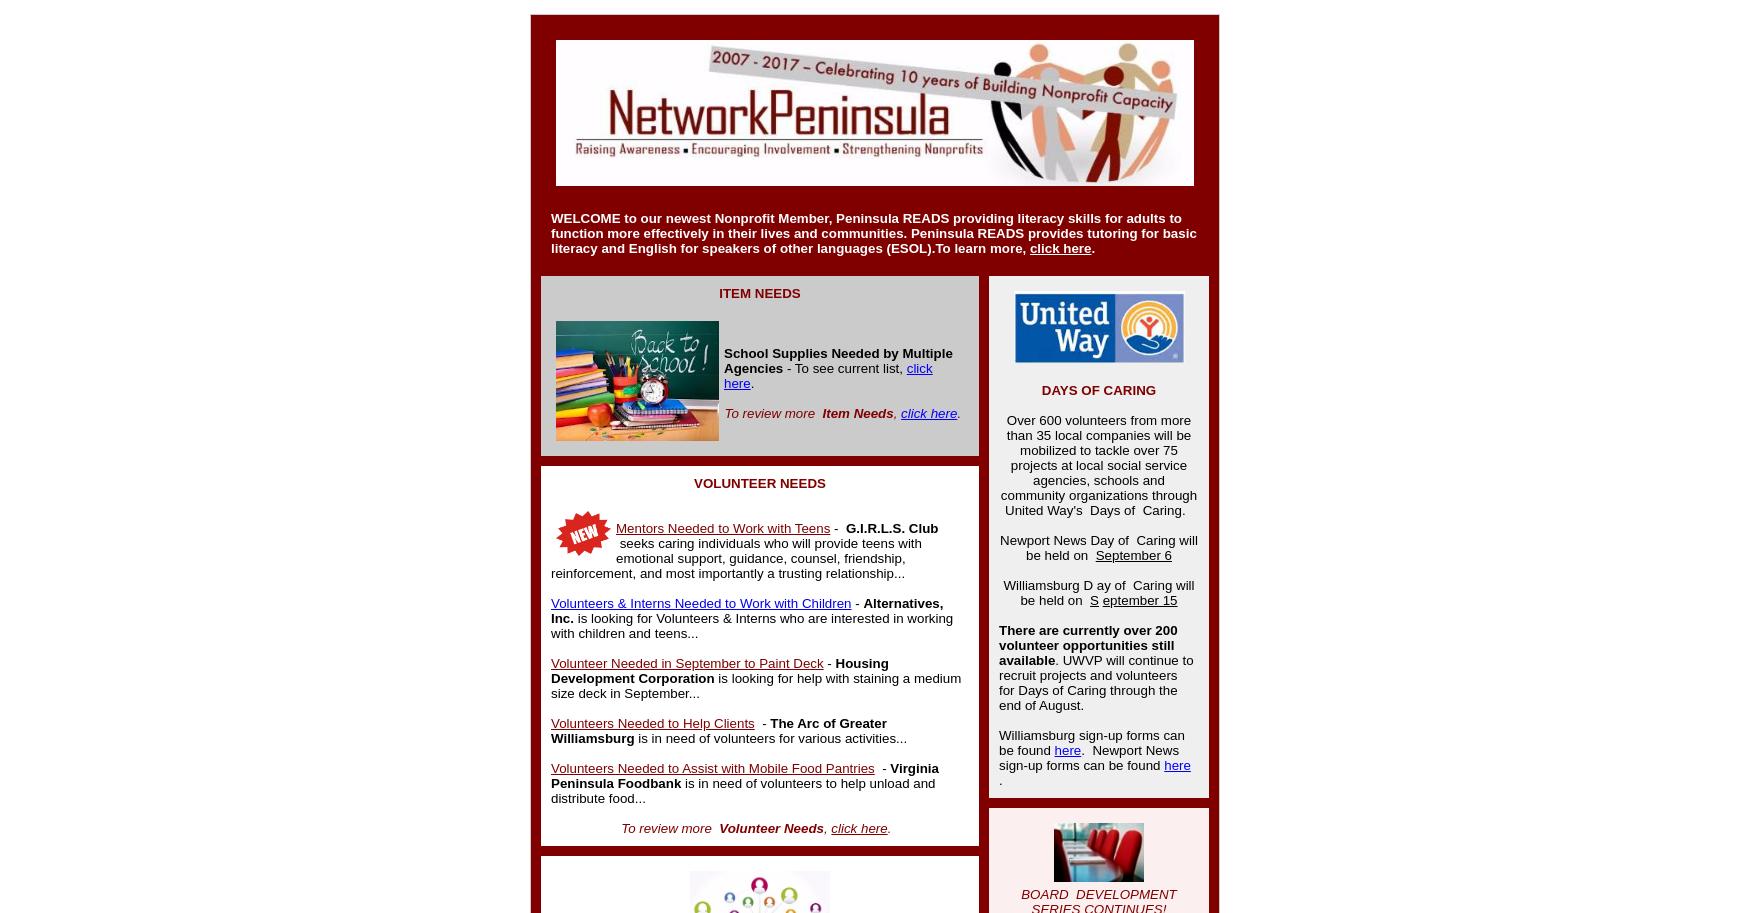 Image resolution: width=1750 pixels, height=913 pixels. I want to click on 'Volunteers & Interns Needed to Work with Children', so click(550, 603).